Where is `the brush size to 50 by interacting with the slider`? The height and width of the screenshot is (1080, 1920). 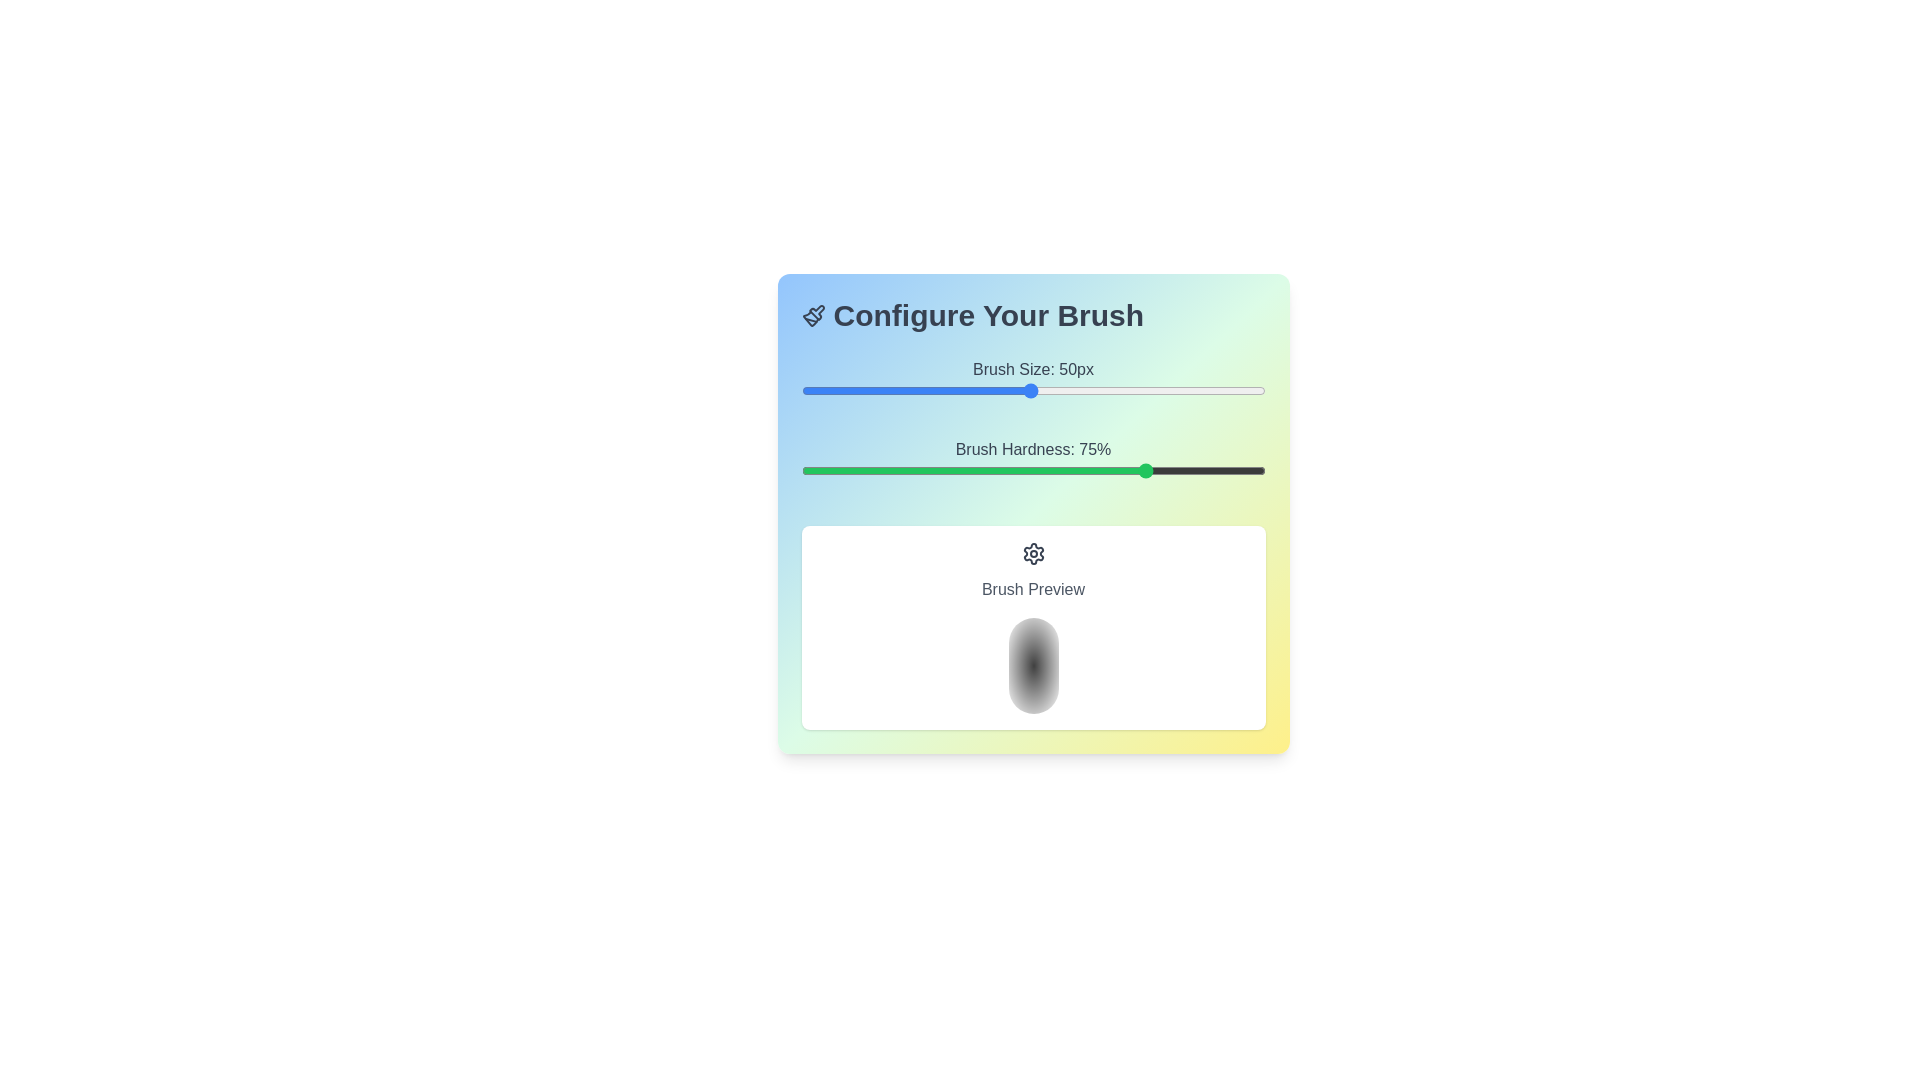 the brush size to 50 by interacting with the slider is located at coordinates (1031, 390).